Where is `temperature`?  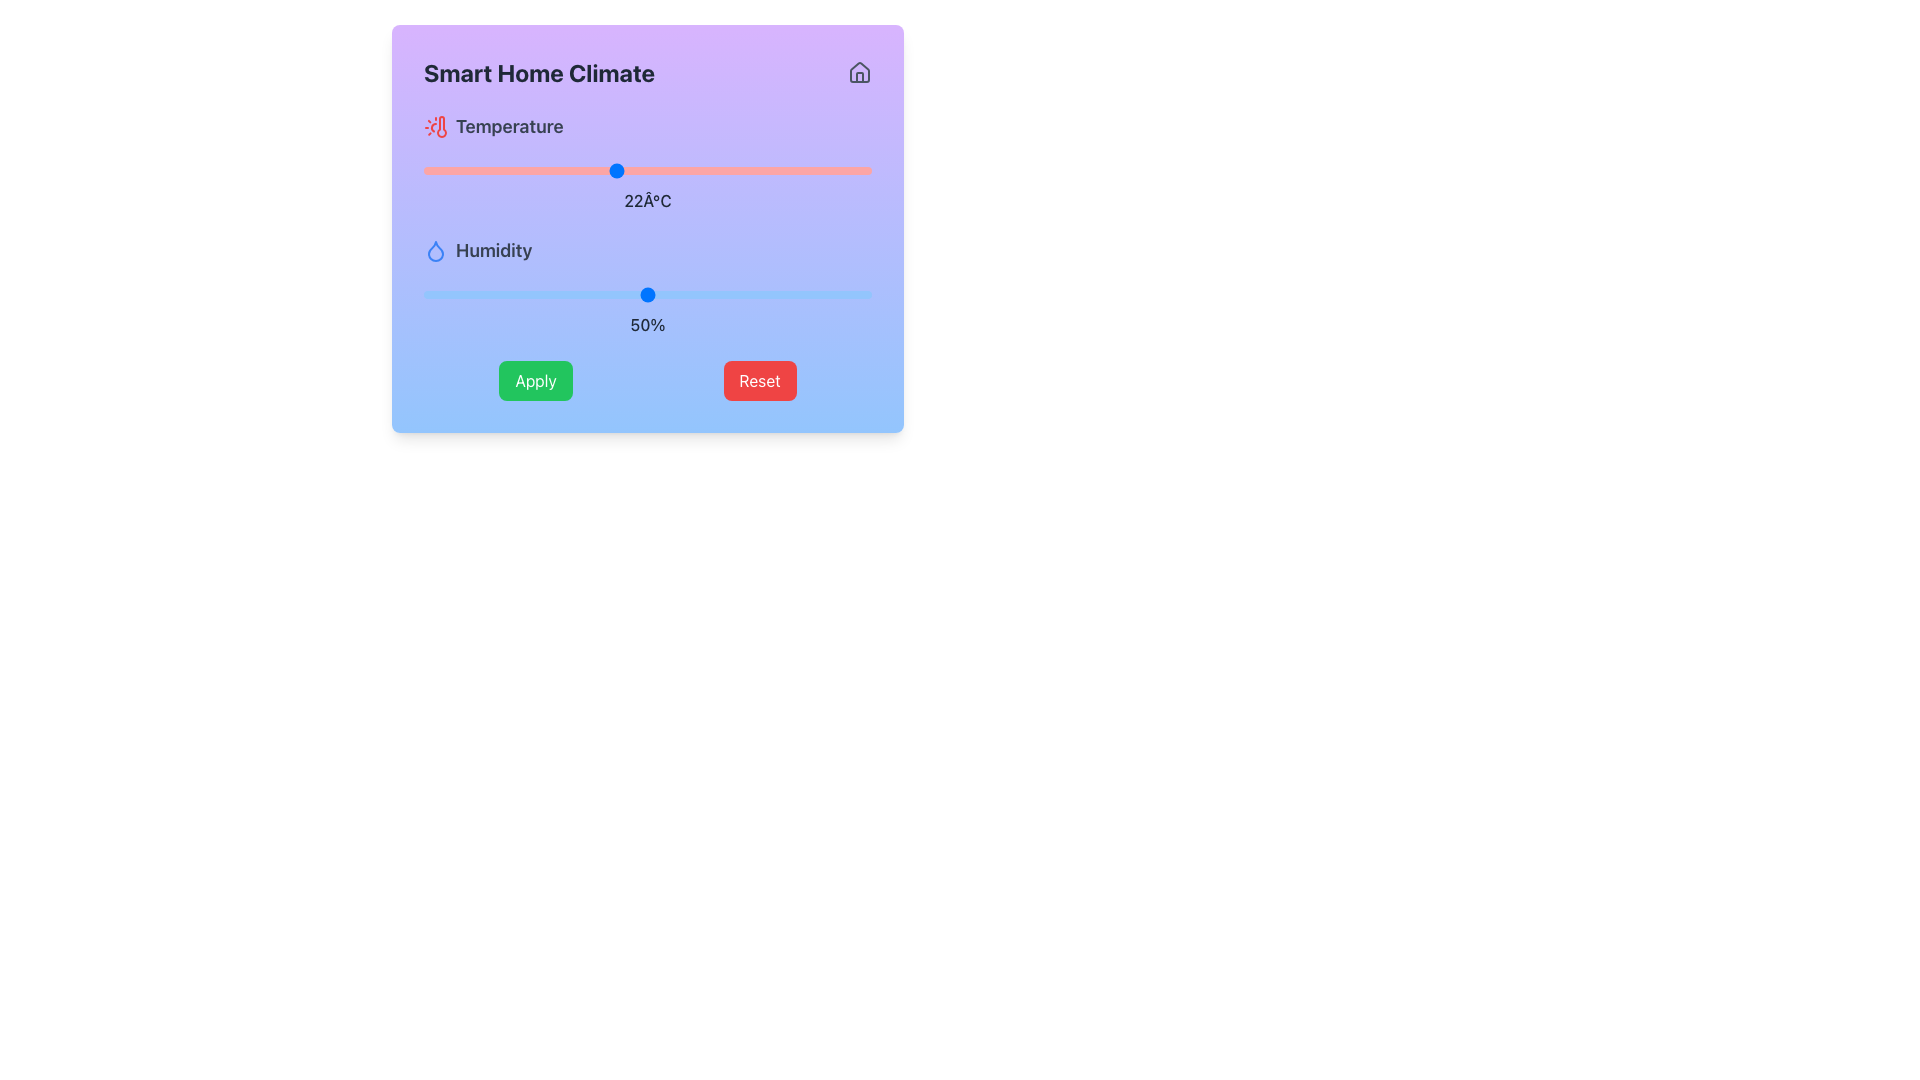
temperature is located at coordinates (614, 169).